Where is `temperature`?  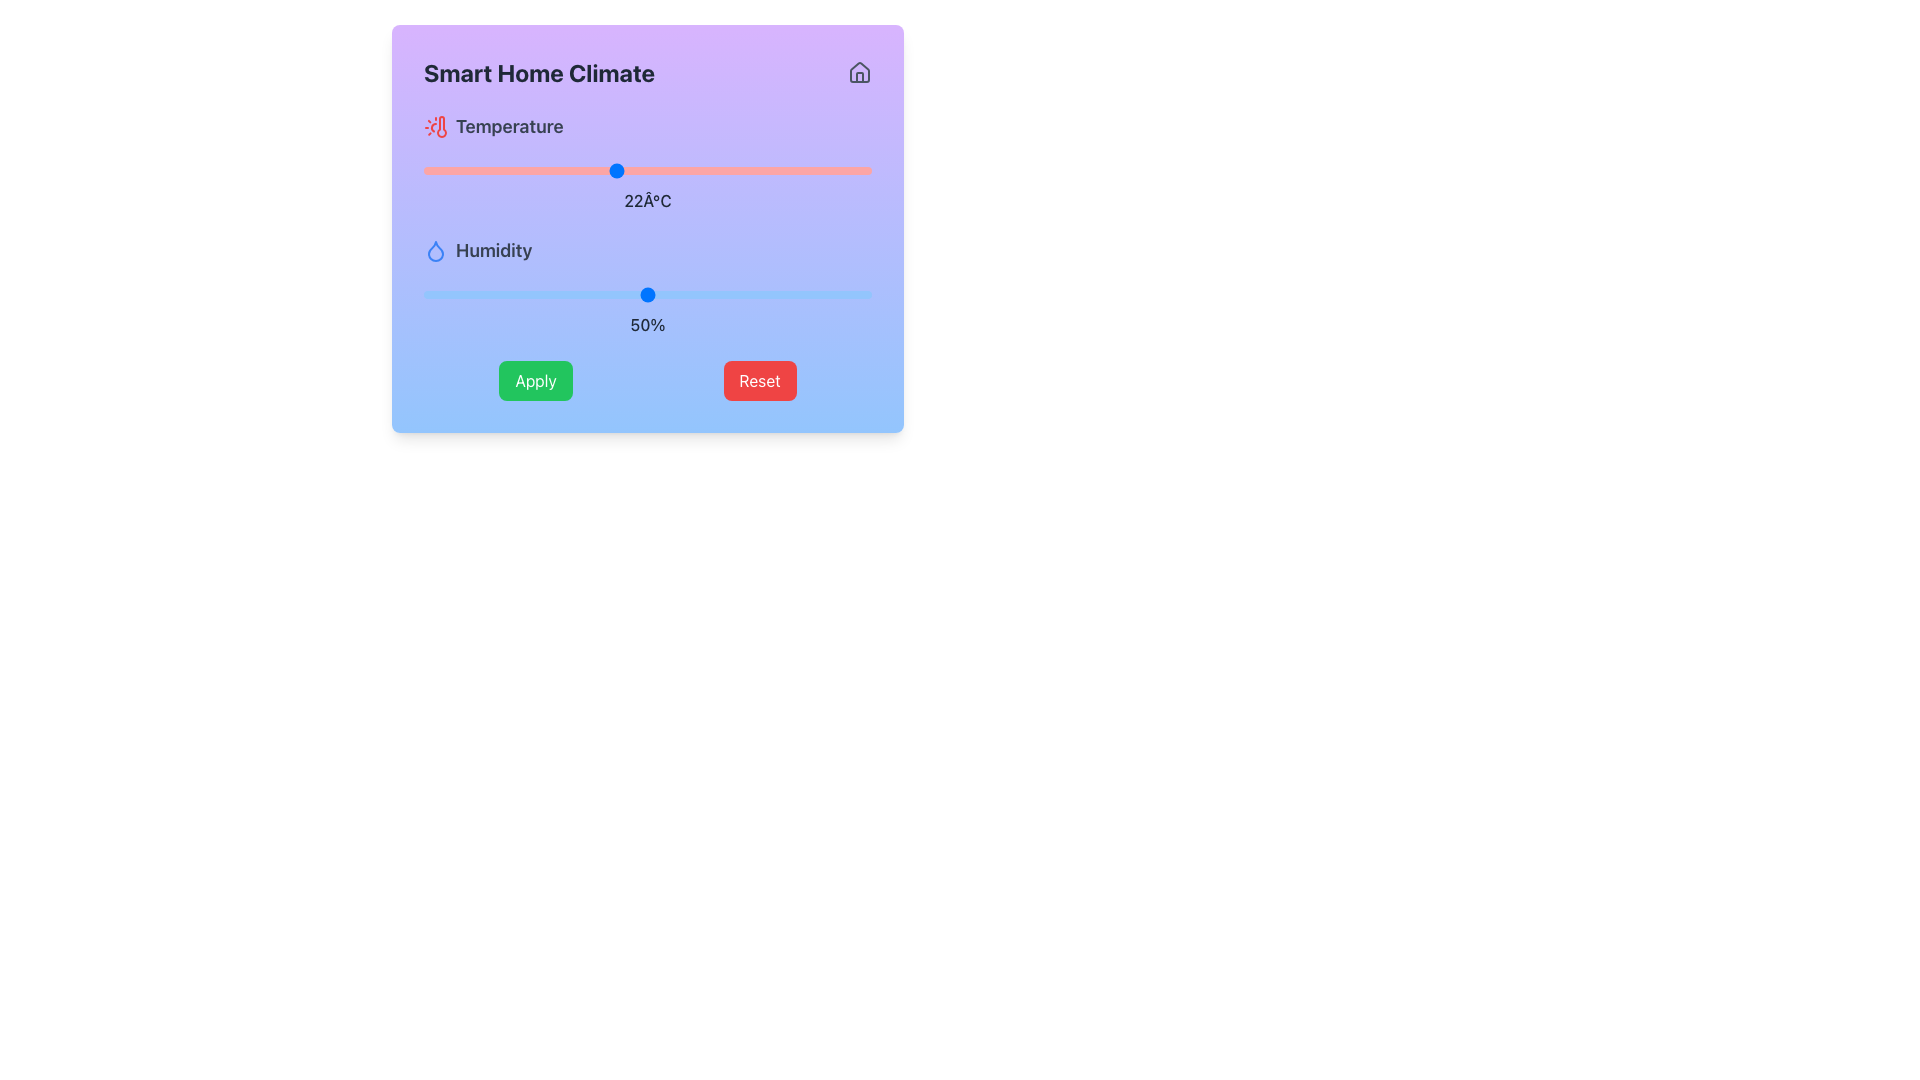
temperature is located at coordinates (614, 169).